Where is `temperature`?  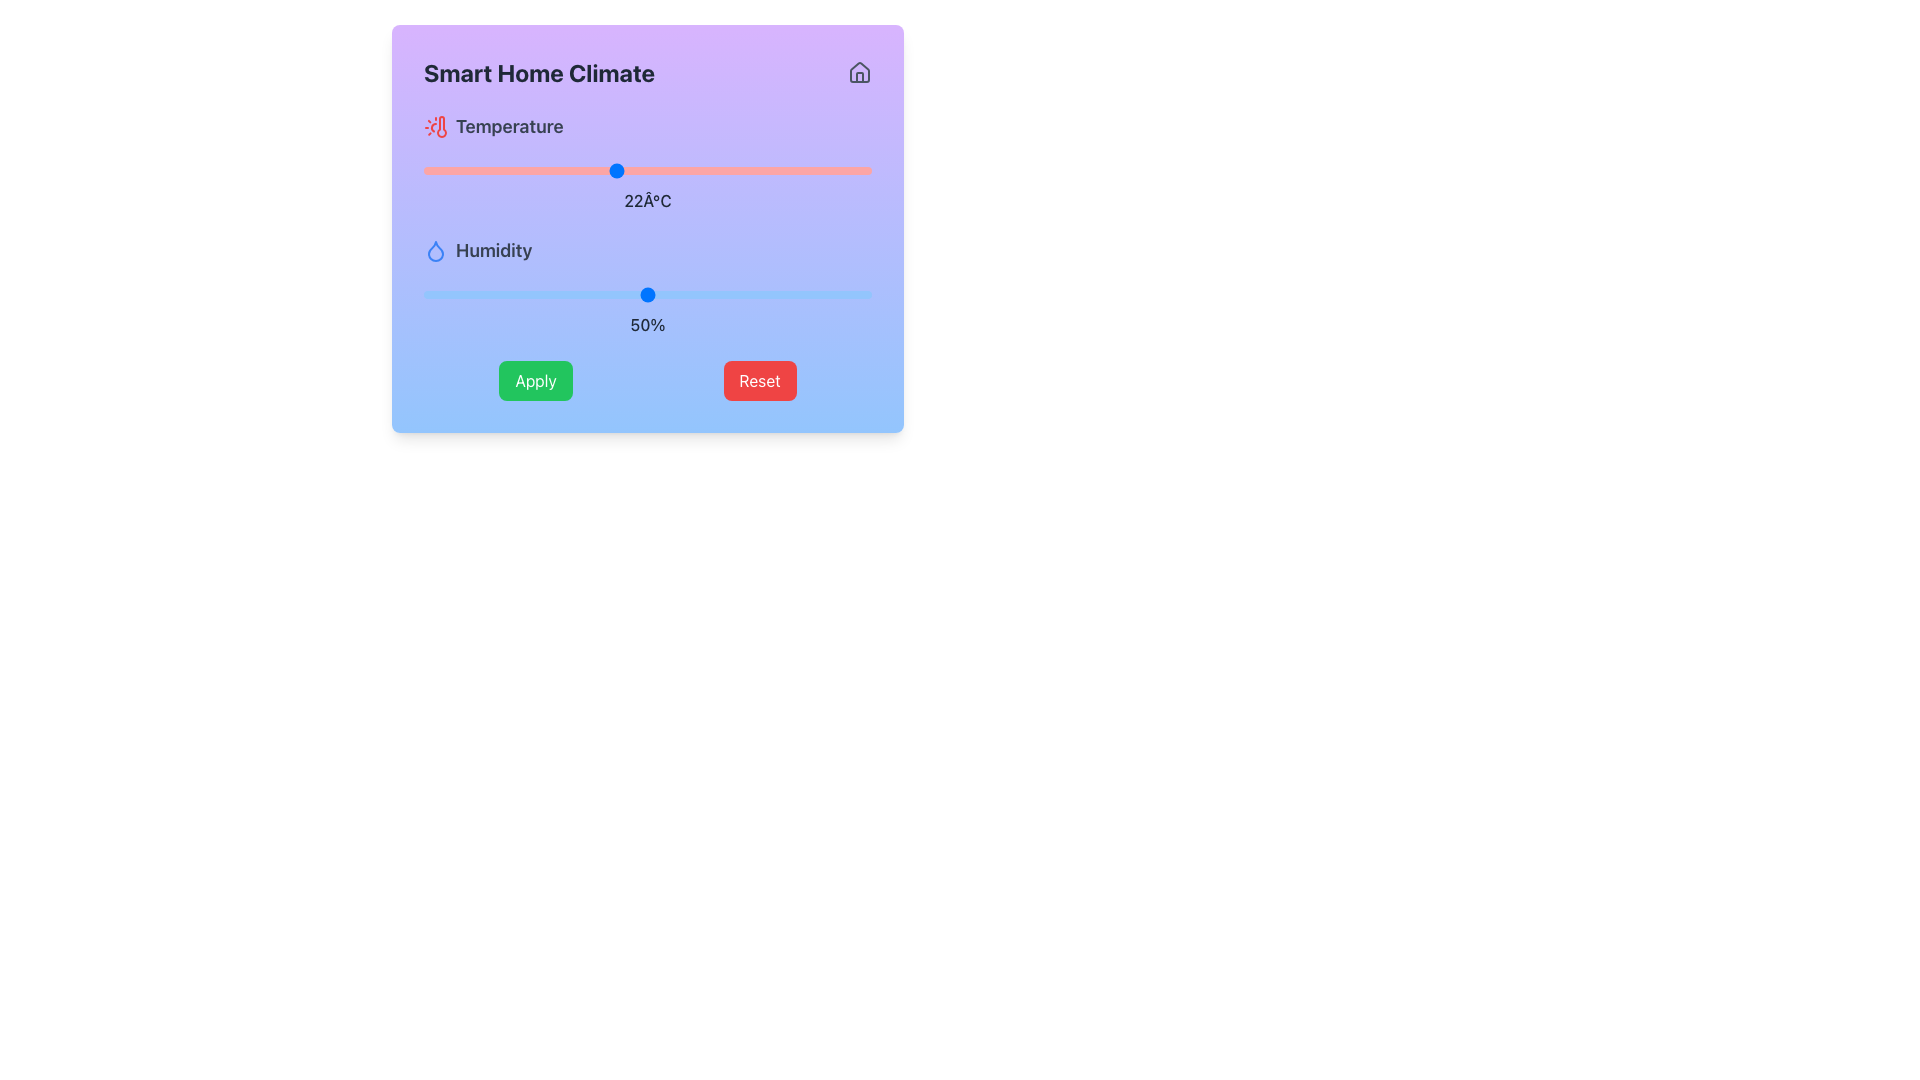
temperature is located at coordinates (614, 169).